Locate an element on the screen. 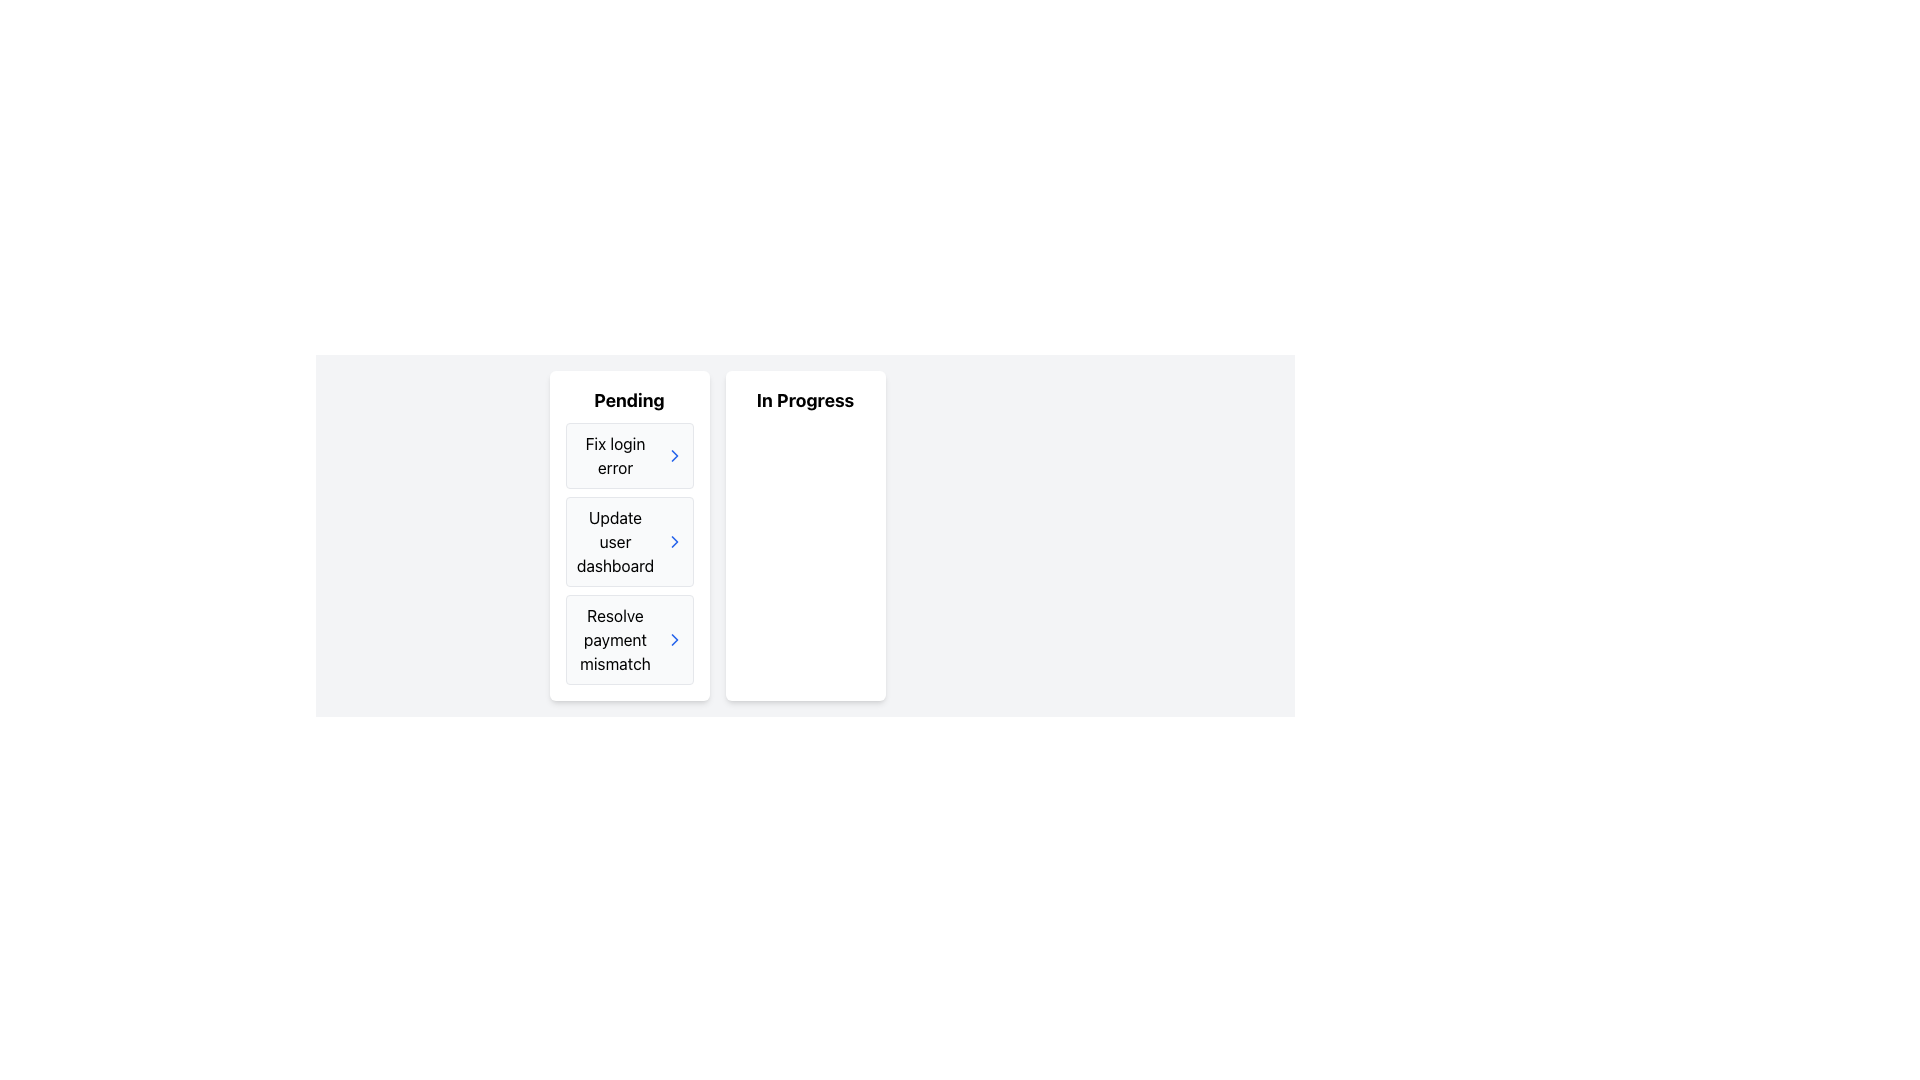 This screenshot has width=1920, height=1080. text displayed in the second task labeled 'Update user dashboard' within the task list in the 'Pending' column is located at coordinates (614, 542).